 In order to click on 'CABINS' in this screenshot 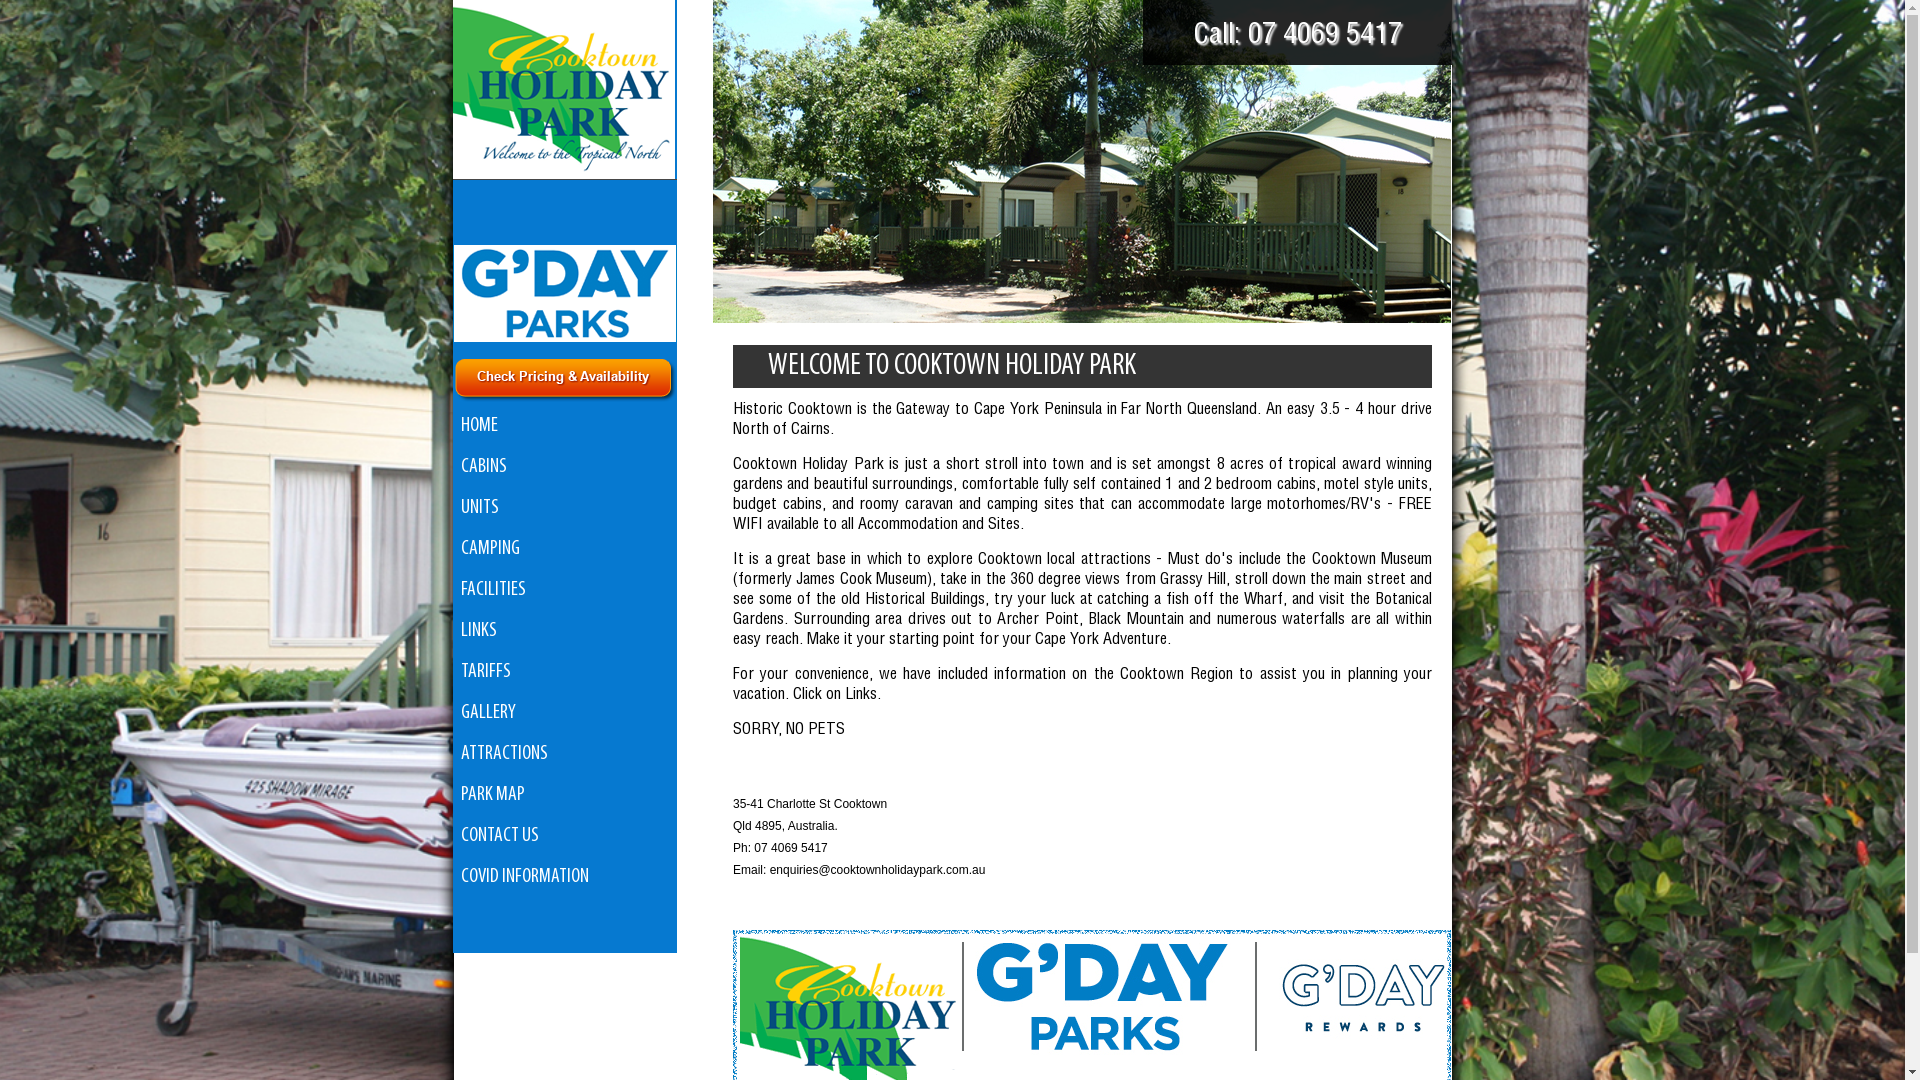, I will do `click(564, 467)`.